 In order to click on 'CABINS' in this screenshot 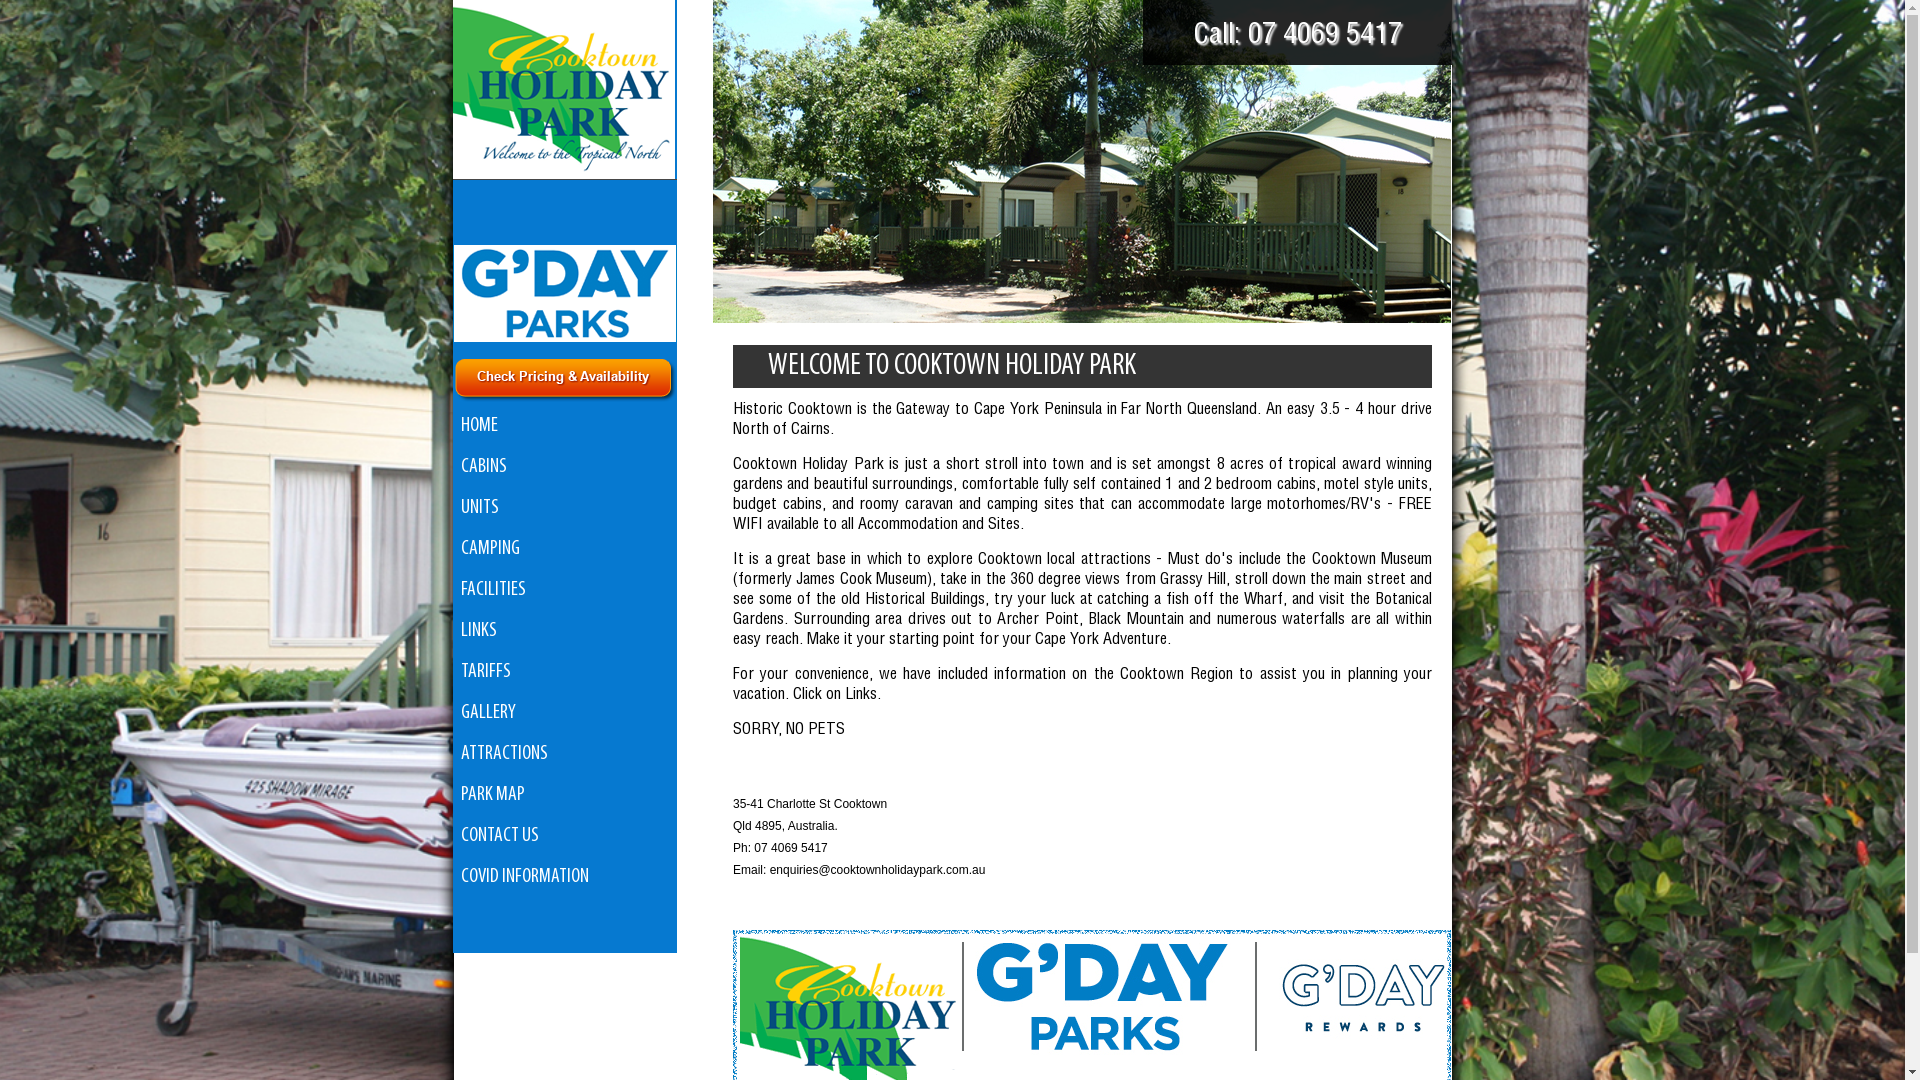, I will do `click(564, 467)`.